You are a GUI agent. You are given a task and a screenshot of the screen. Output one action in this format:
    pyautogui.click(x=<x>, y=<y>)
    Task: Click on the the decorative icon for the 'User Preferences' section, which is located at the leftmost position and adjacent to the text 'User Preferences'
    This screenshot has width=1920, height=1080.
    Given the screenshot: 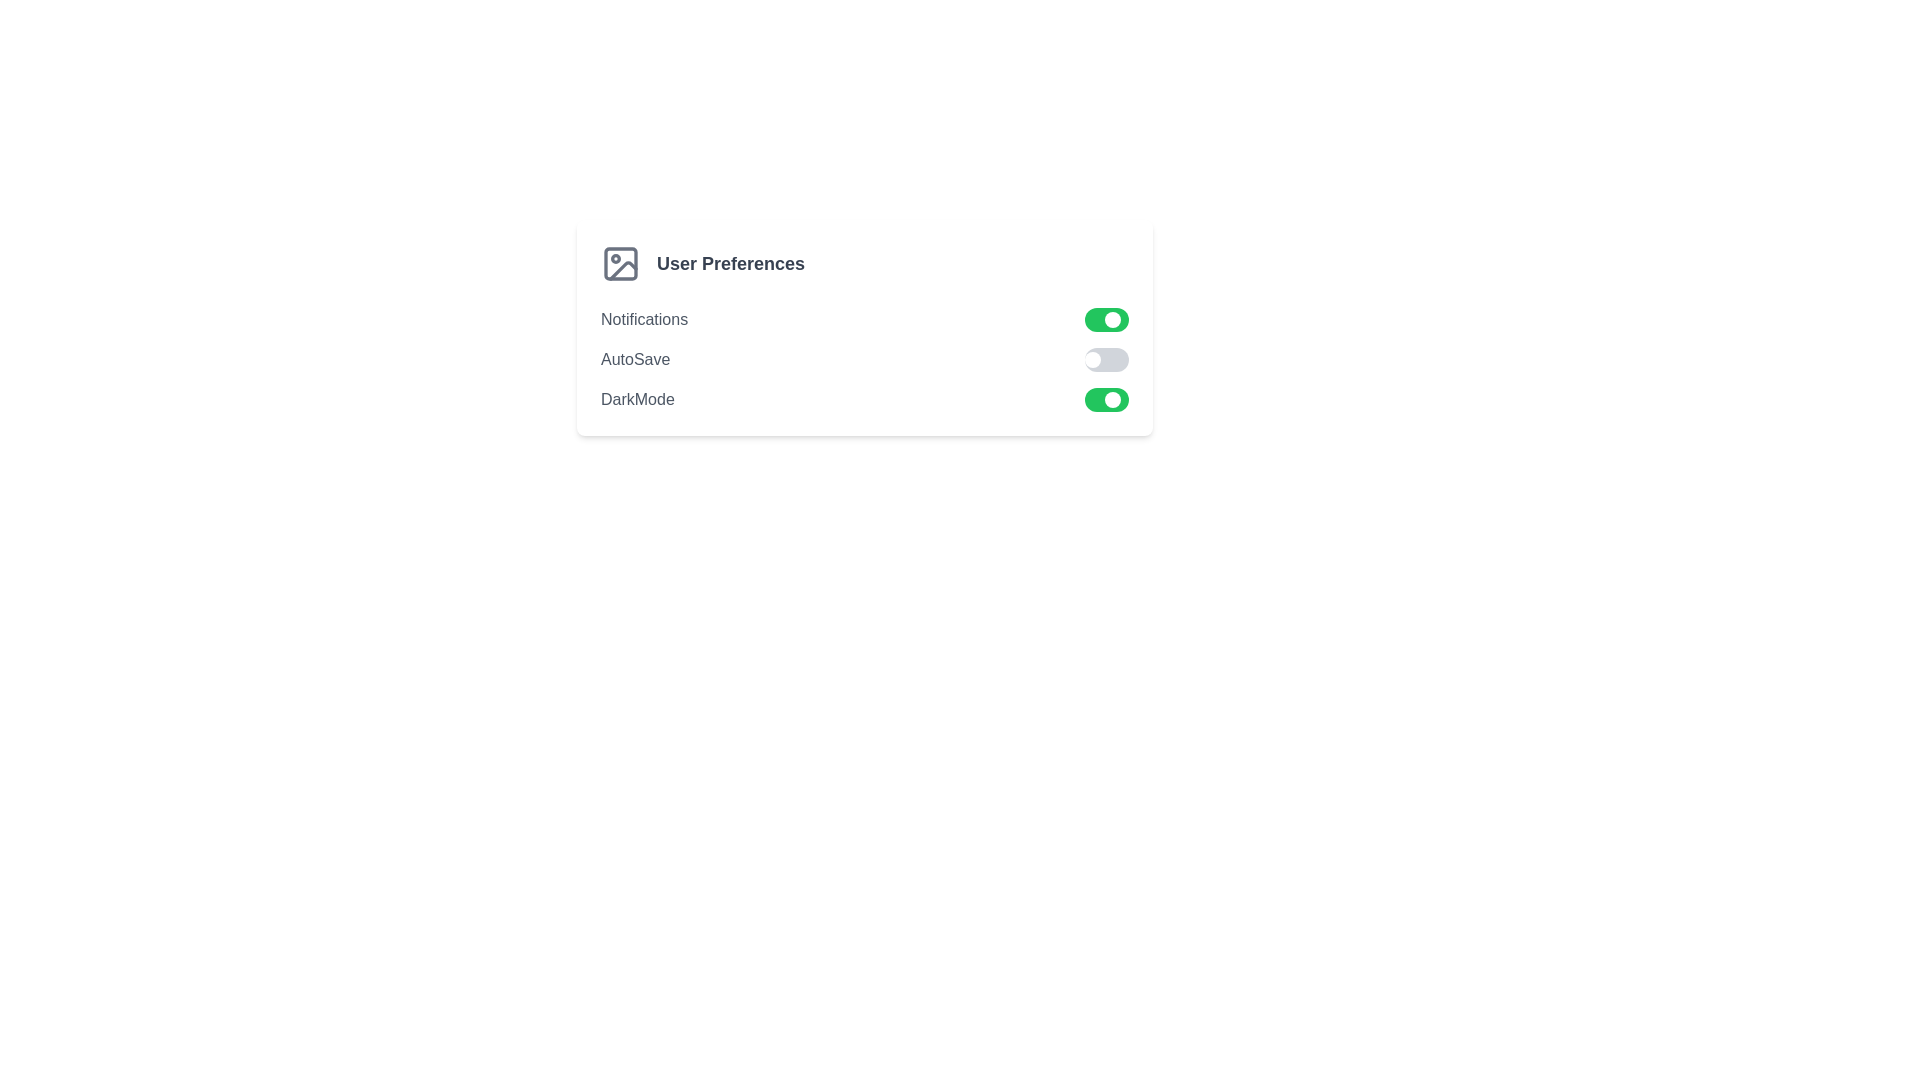 What is the action you would take?
    pyautogui.click(x=619, y=262)
    